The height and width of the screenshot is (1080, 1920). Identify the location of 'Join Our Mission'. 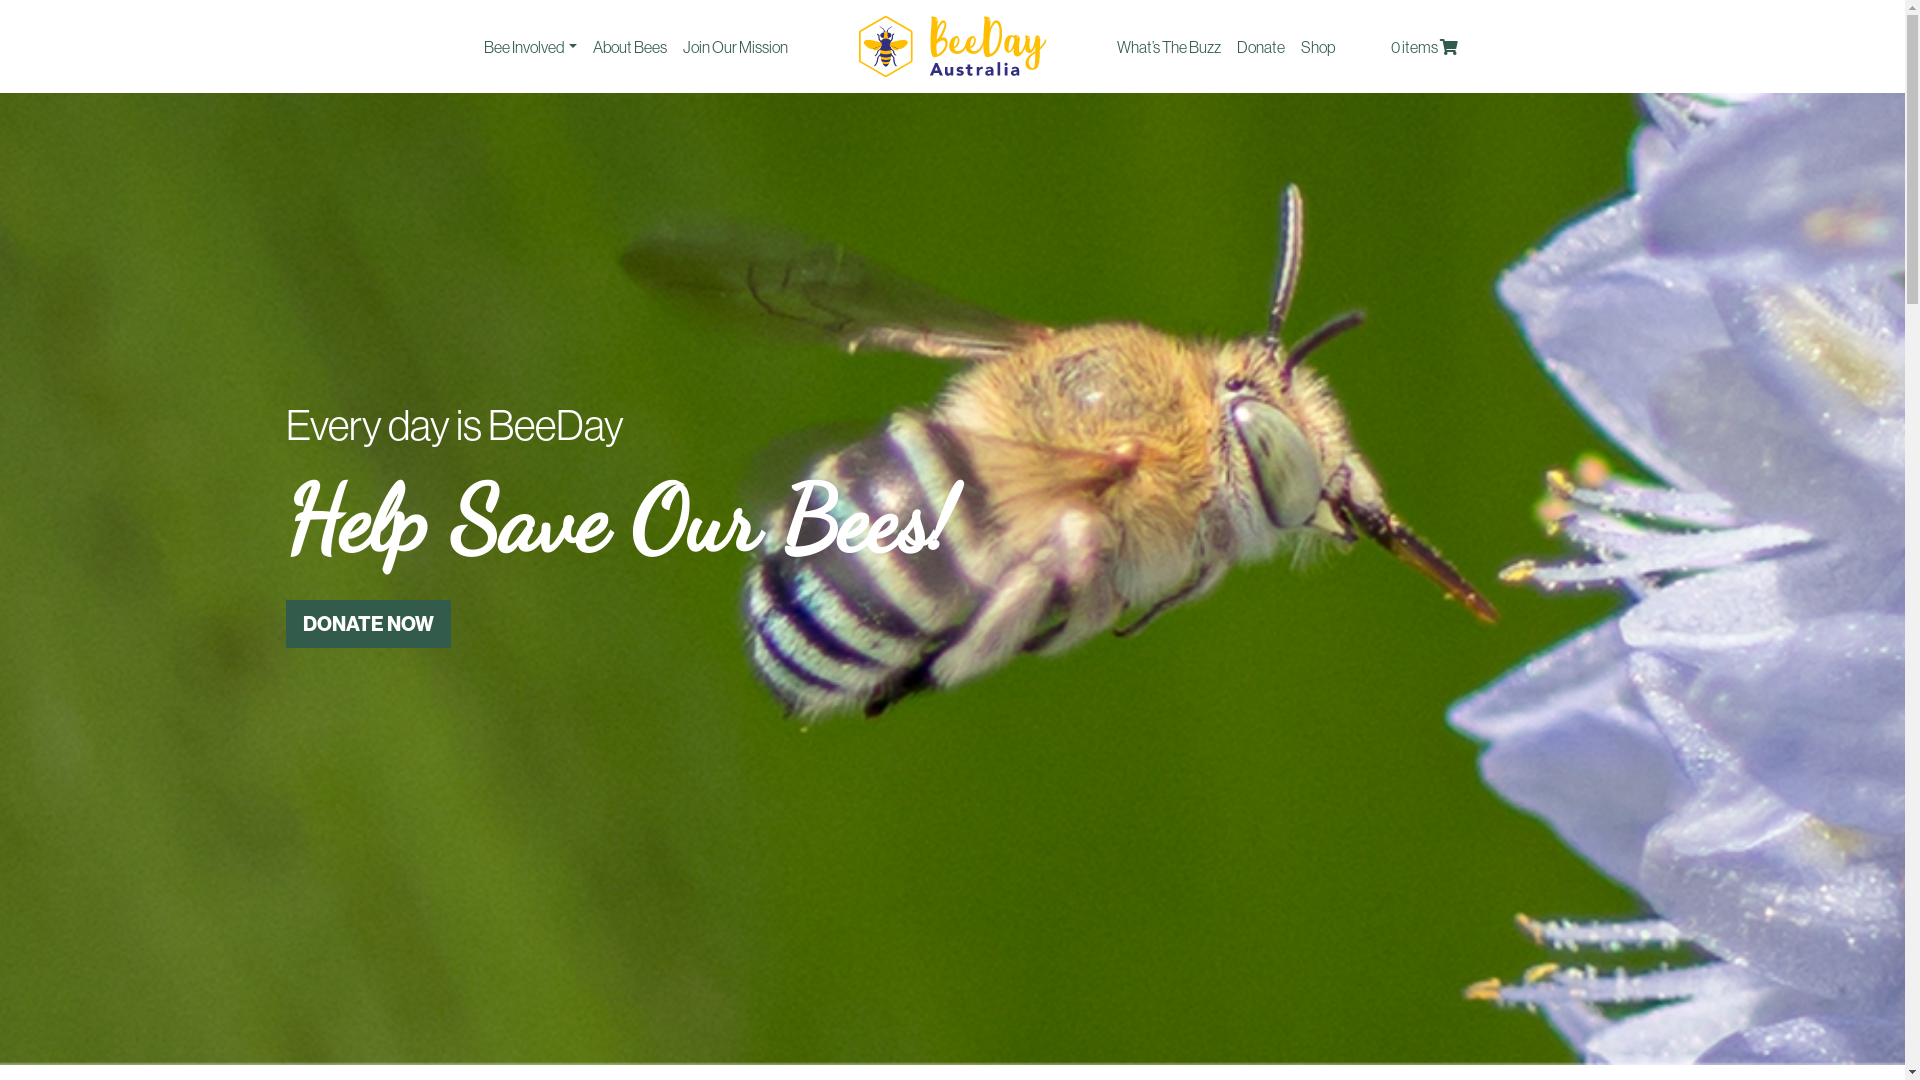
(734, 45).